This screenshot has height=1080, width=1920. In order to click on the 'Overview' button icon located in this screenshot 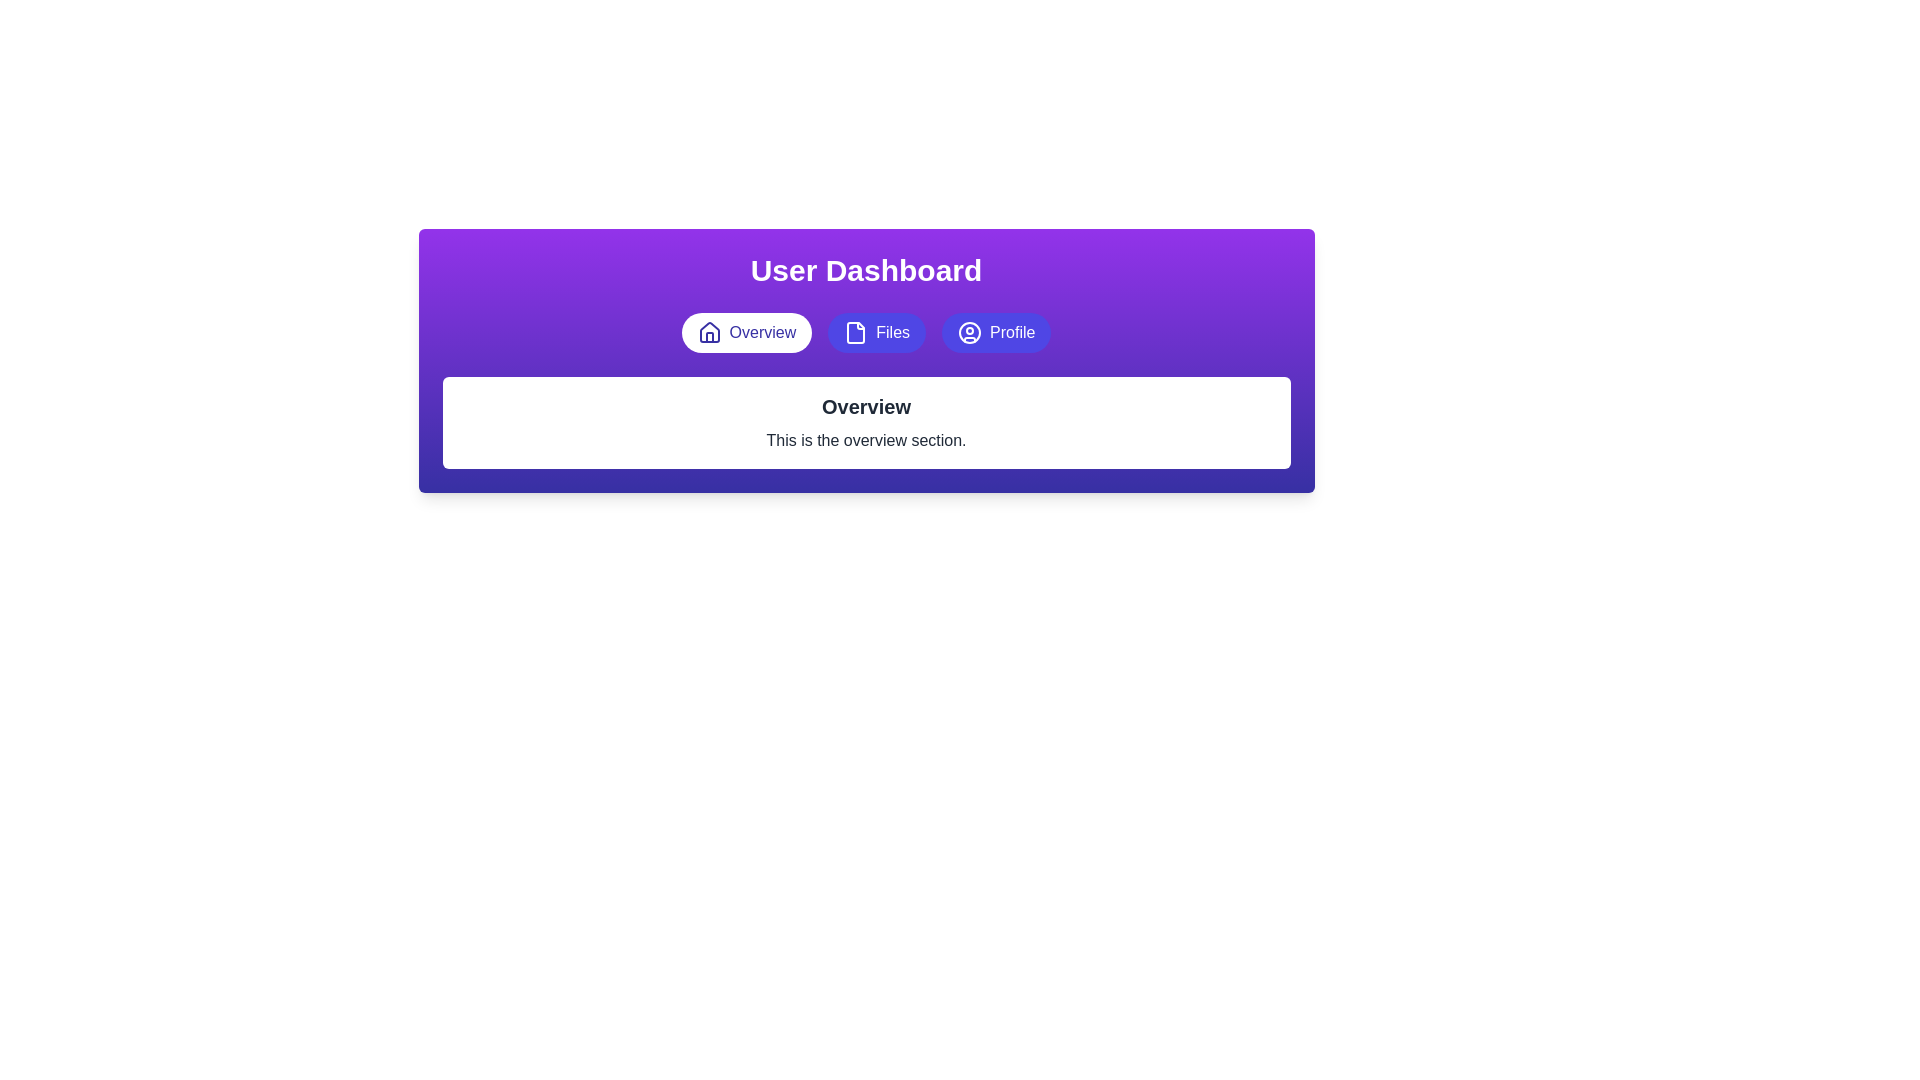, I will do `click(709, 331)`.